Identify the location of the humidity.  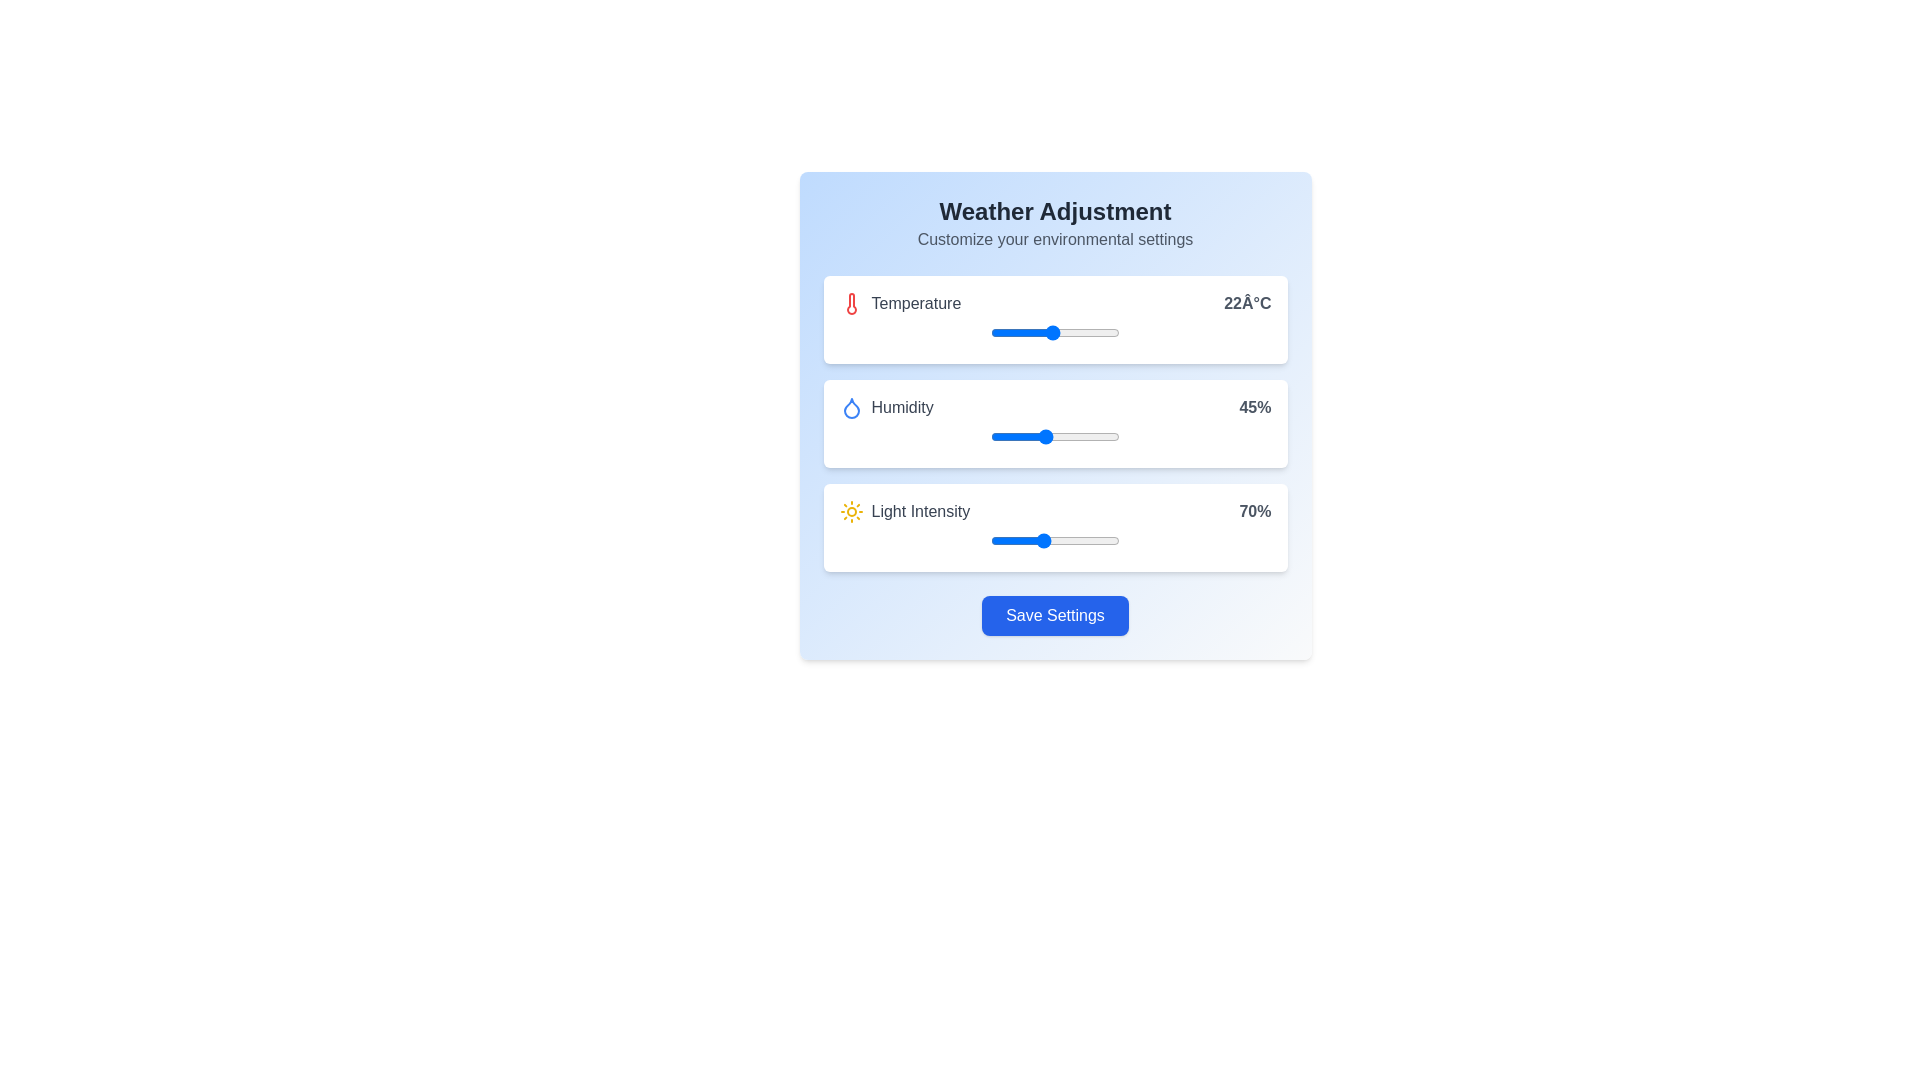
(1095, 435).